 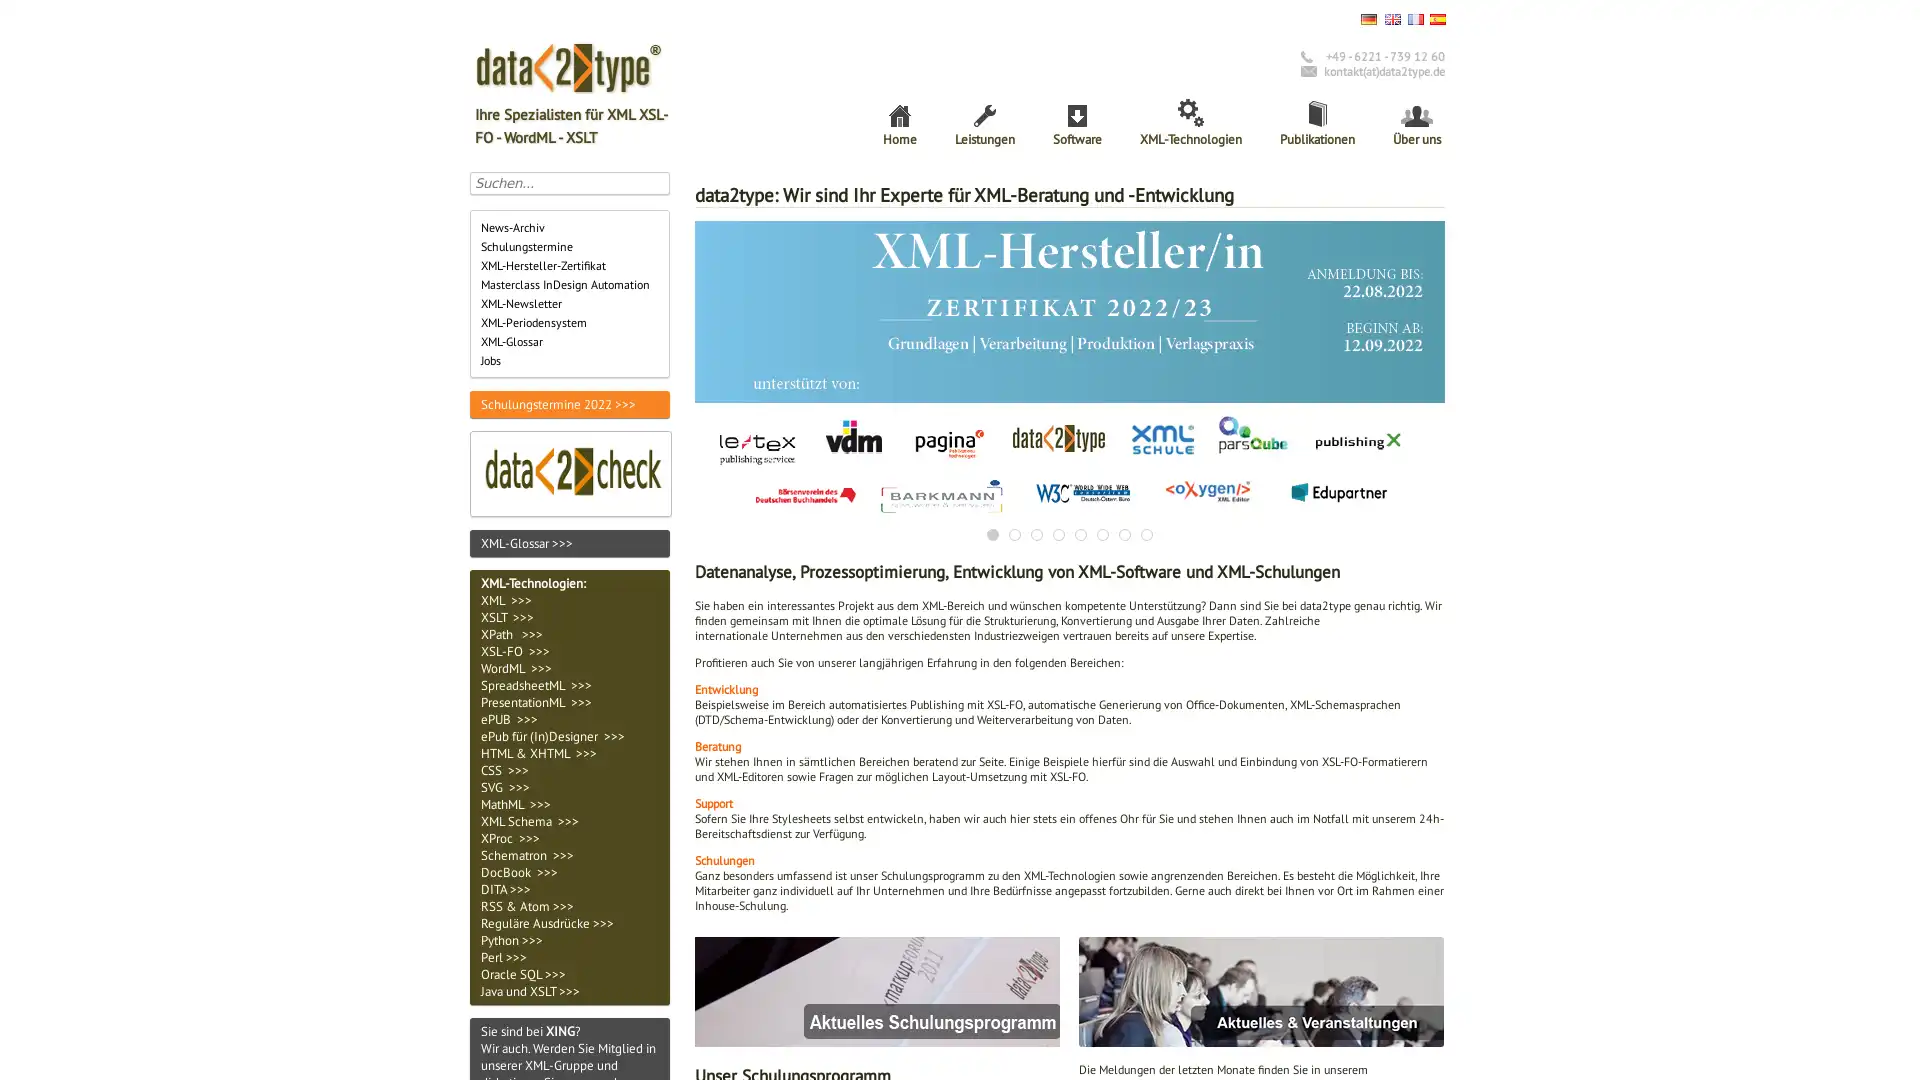 What do you see at coordinates (1036, 532) in the screenshot?
I see `Carousel Page 3` at bounding box center [1036, 532].